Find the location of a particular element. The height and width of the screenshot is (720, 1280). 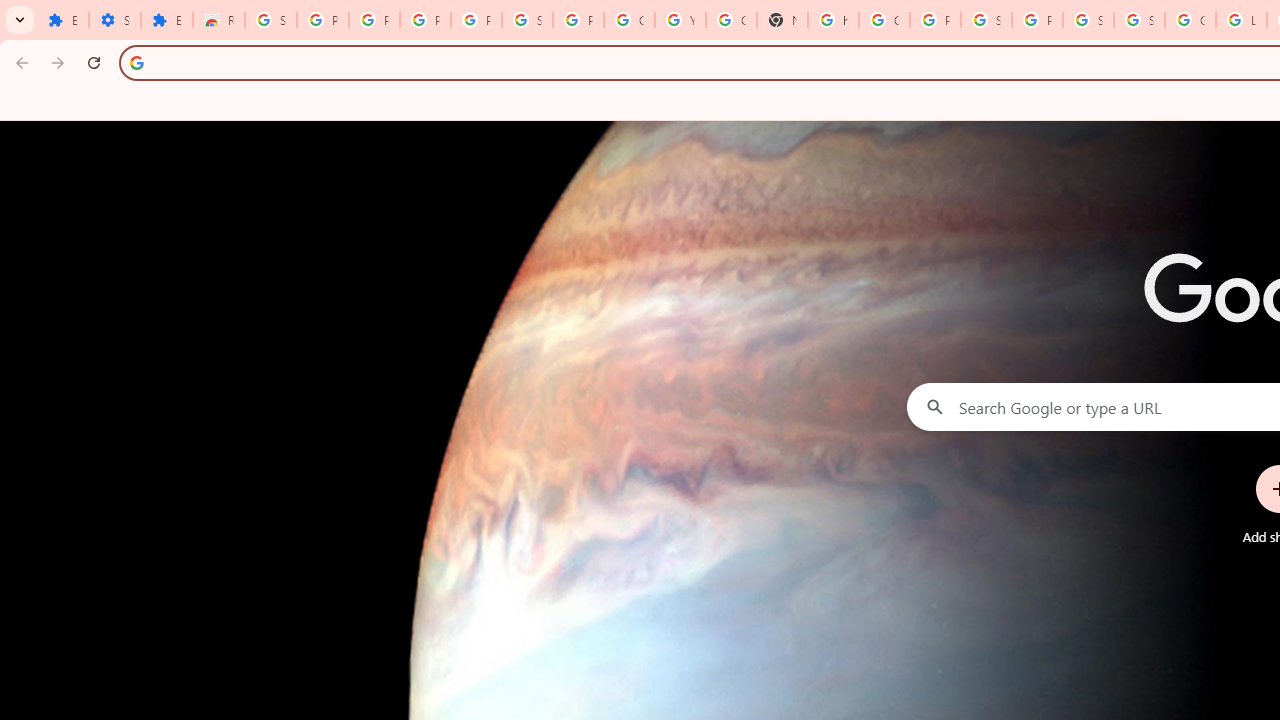

'Sign in - Google Accounts' is located at coordinates (1087, 20).